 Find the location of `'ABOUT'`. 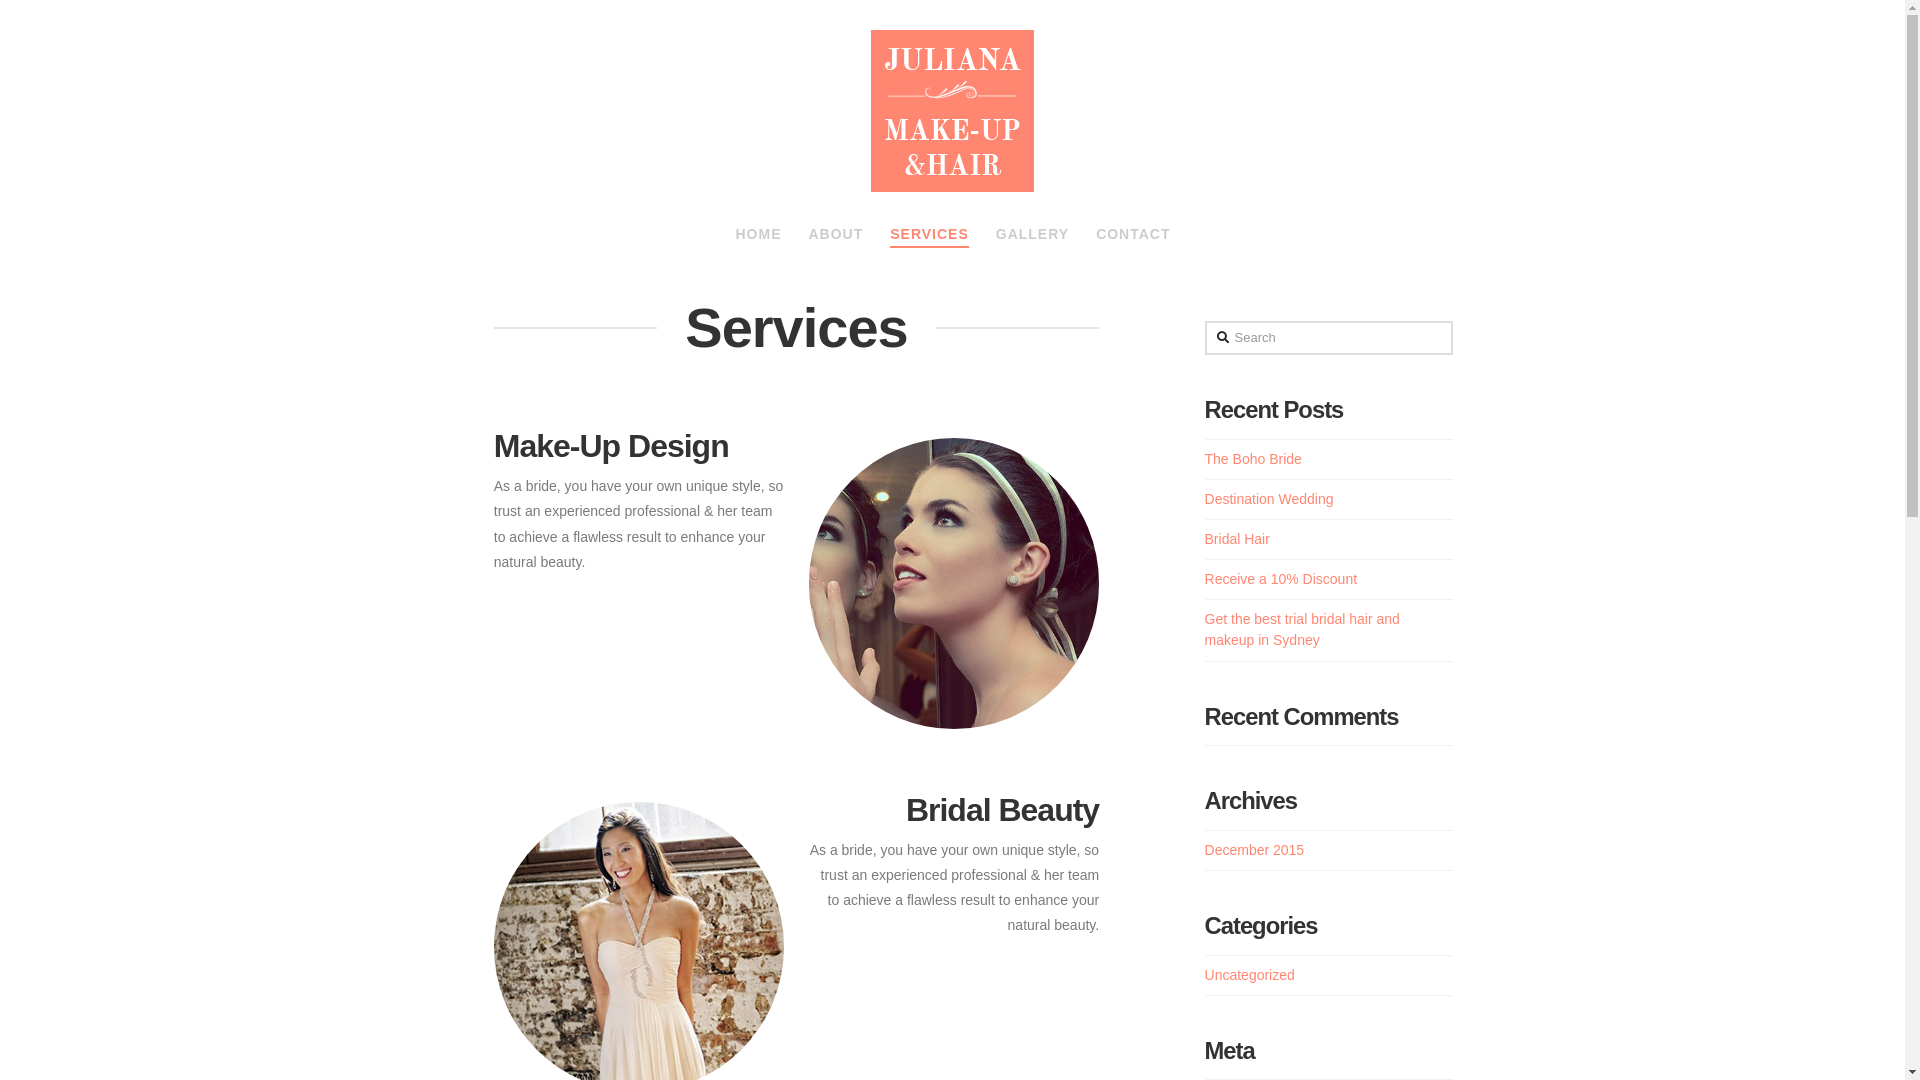

'ABOUT' is located at coordinates (792, 235).